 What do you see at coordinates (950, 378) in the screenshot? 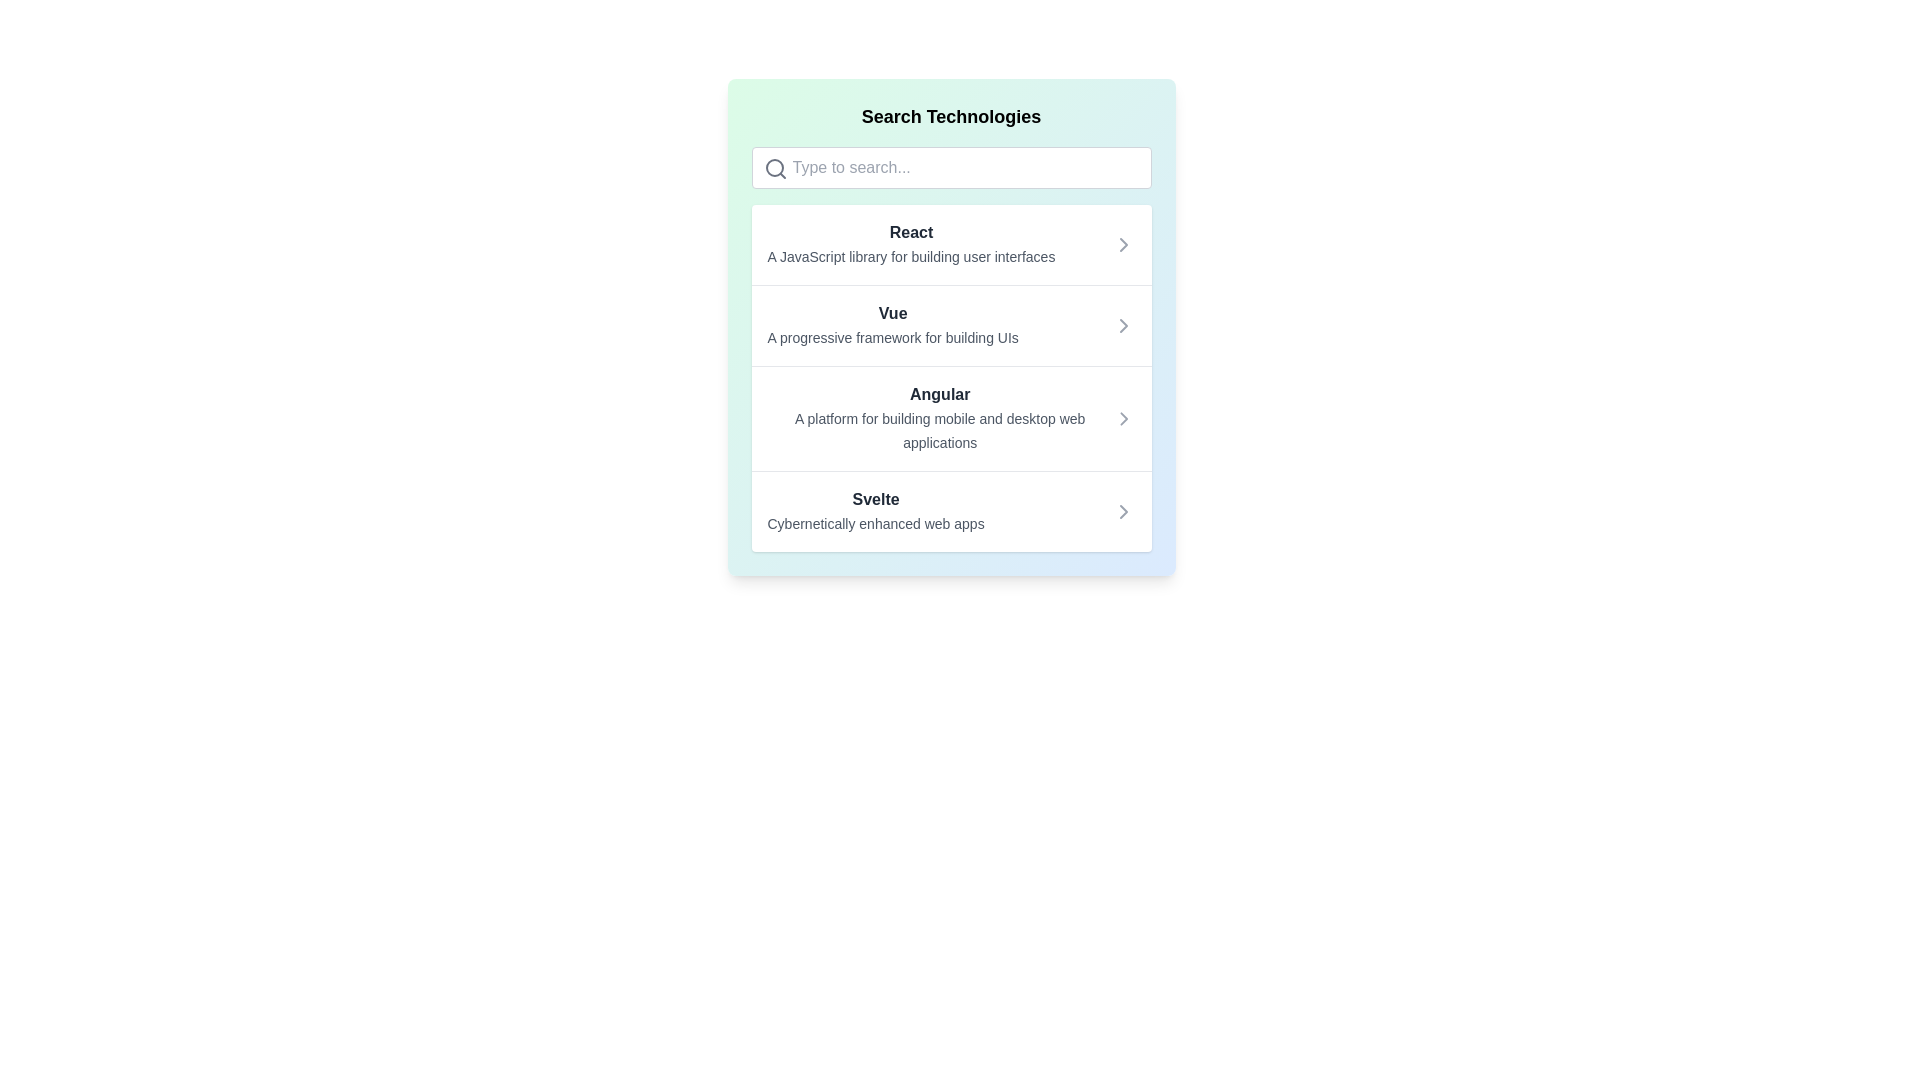
I see `the third list item in a vertical list of JavaScript frameworks` at bounding box center [950, 378].